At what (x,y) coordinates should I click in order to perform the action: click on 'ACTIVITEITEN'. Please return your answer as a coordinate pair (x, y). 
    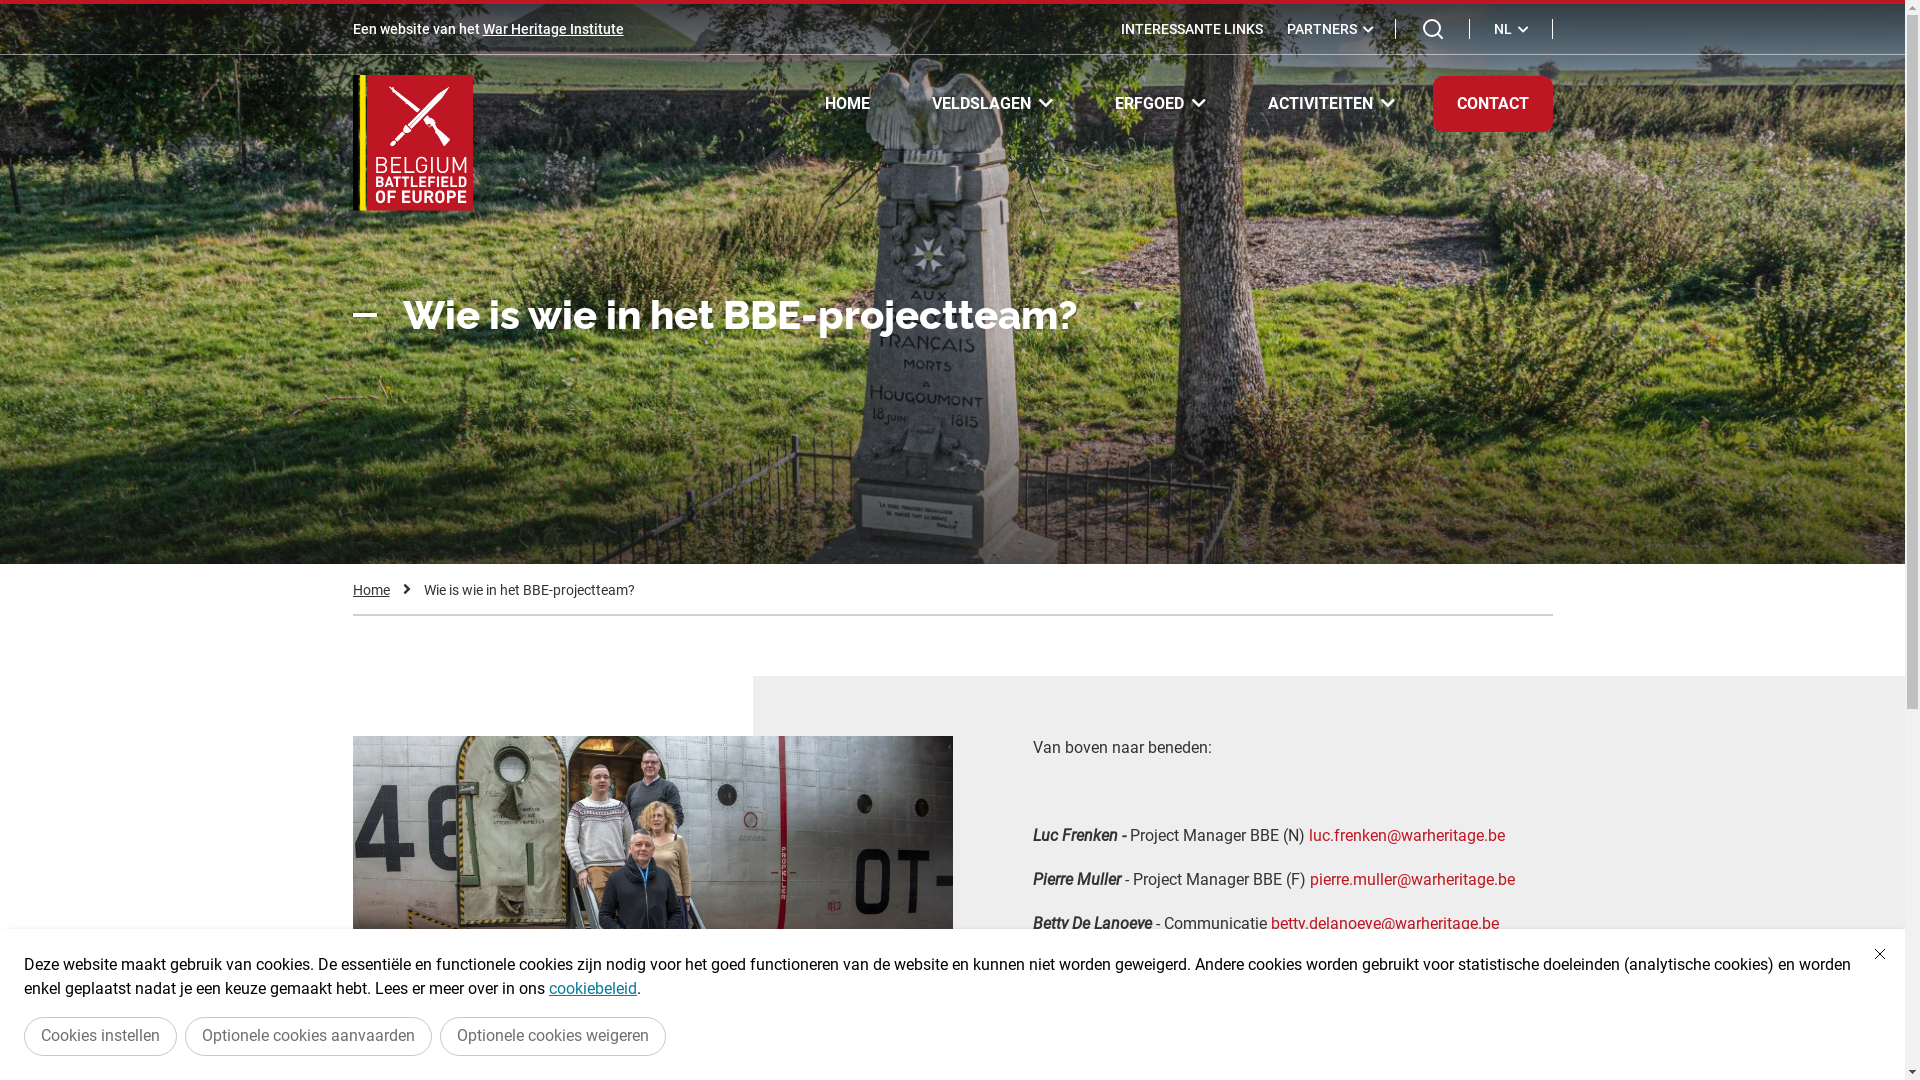
    Looking at the image, I should click on (1331, 103).